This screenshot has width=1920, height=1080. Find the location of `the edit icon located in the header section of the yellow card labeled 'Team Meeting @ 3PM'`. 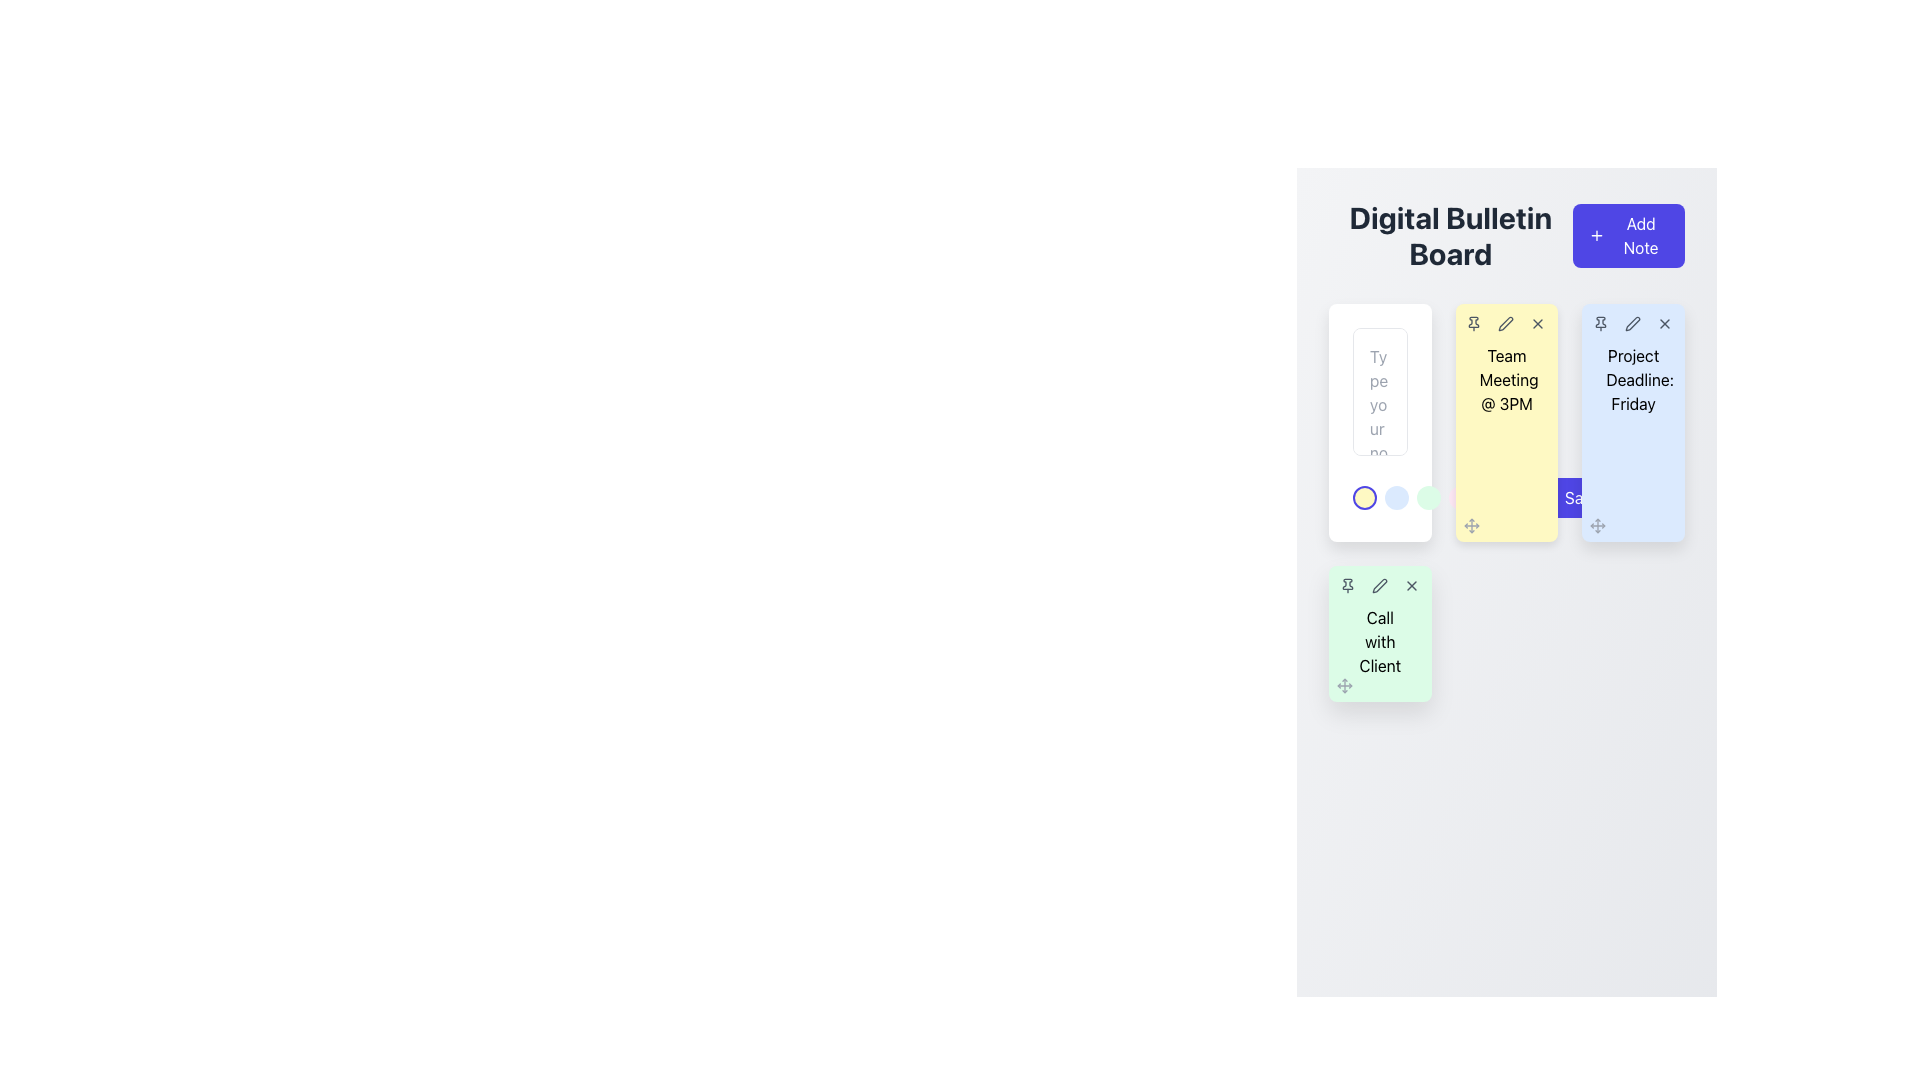

the edit icon located in the header section of the yellow card labeled 'Team Meeting @ 3PM' is located at coordinates (1506, 323).